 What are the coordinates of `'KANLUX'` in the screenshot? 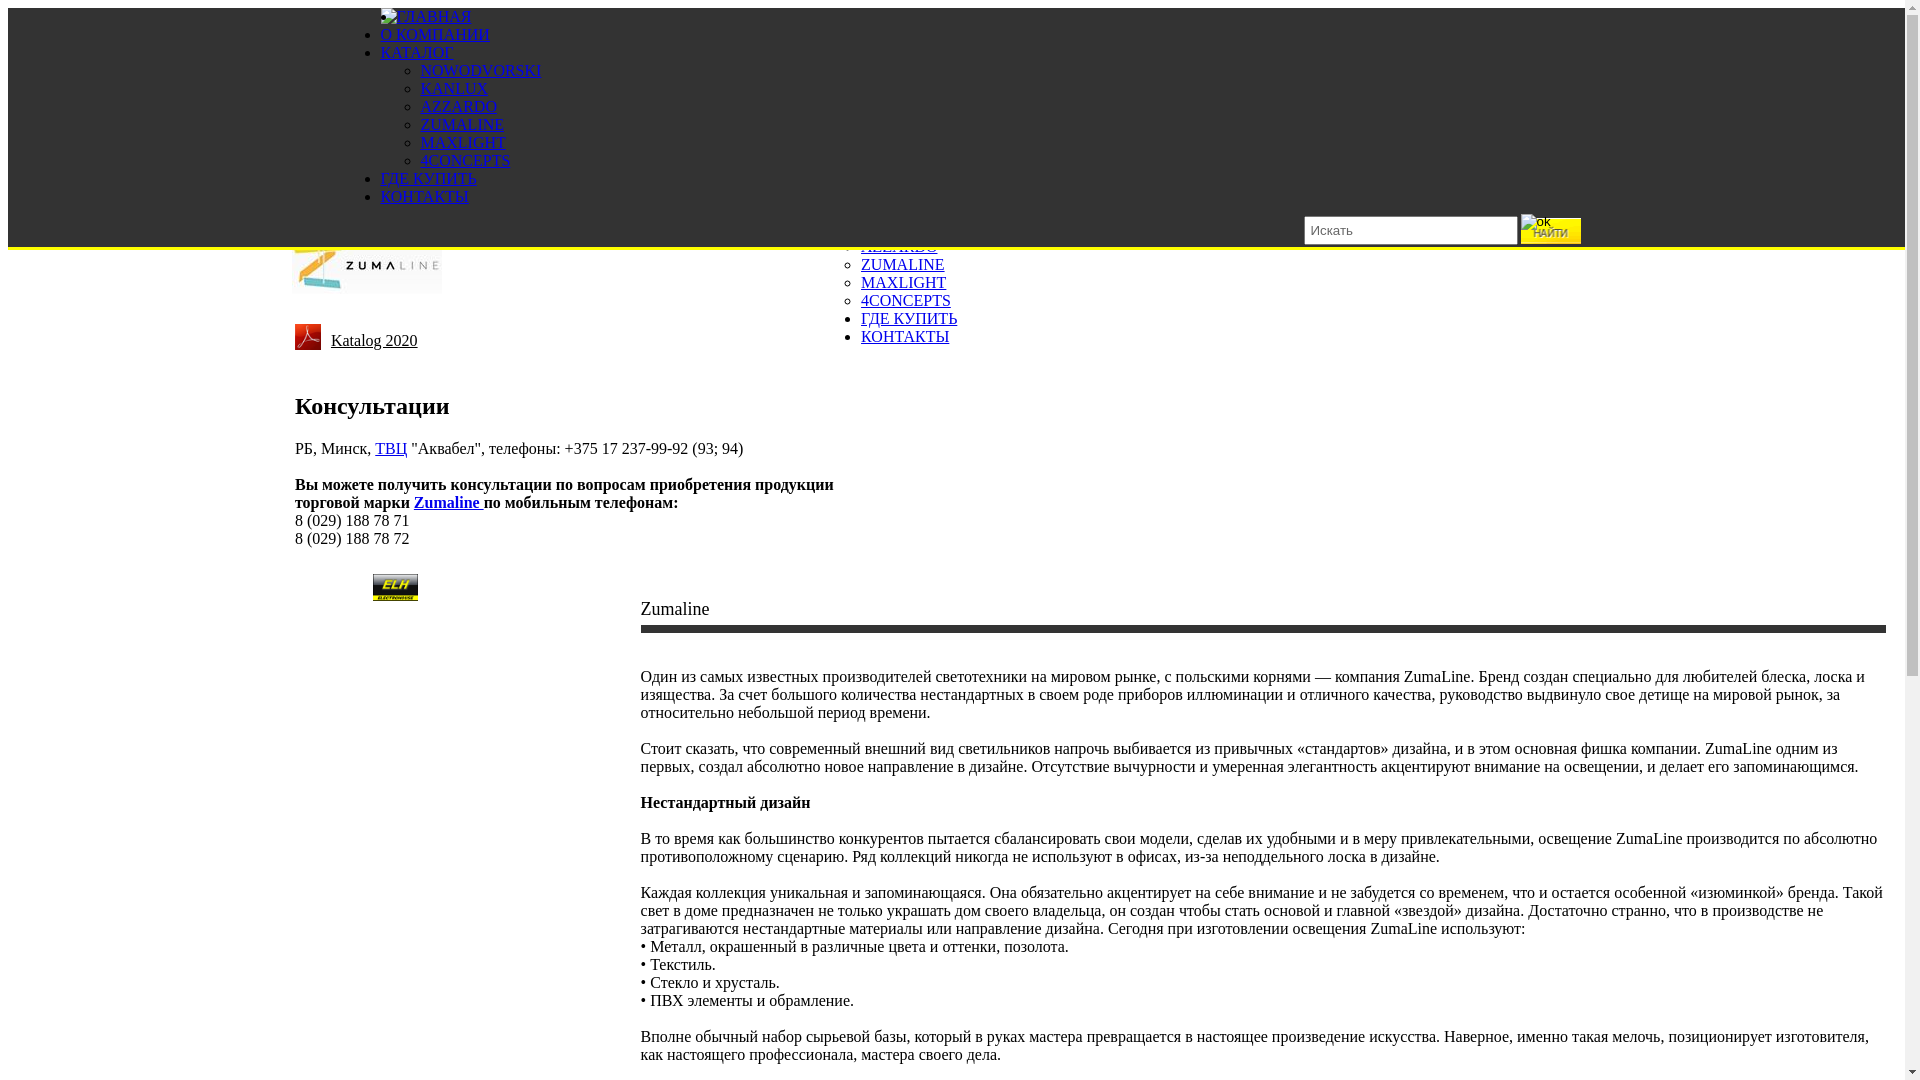 It's located at (893, 227).